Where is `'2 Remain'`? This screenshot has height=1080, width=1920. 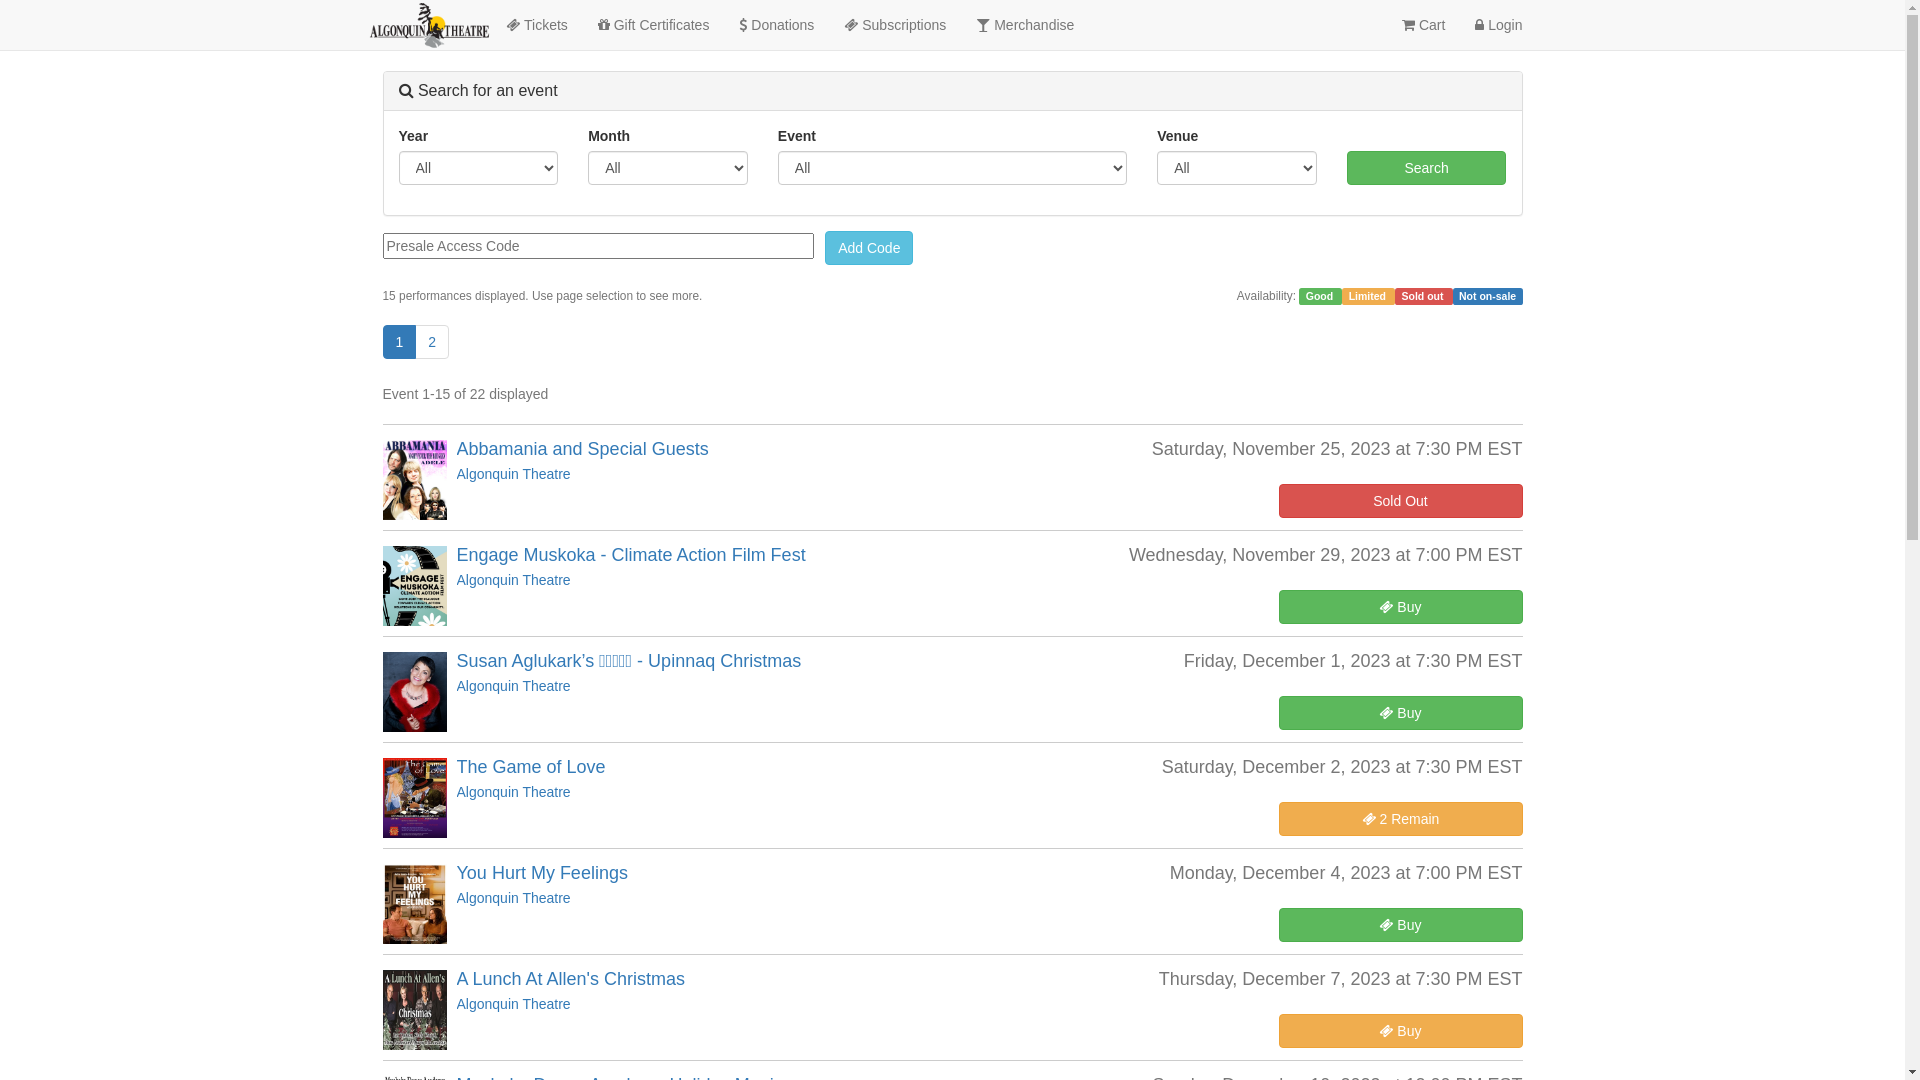
'2 Remain' is located at coordinates (1399, 818).